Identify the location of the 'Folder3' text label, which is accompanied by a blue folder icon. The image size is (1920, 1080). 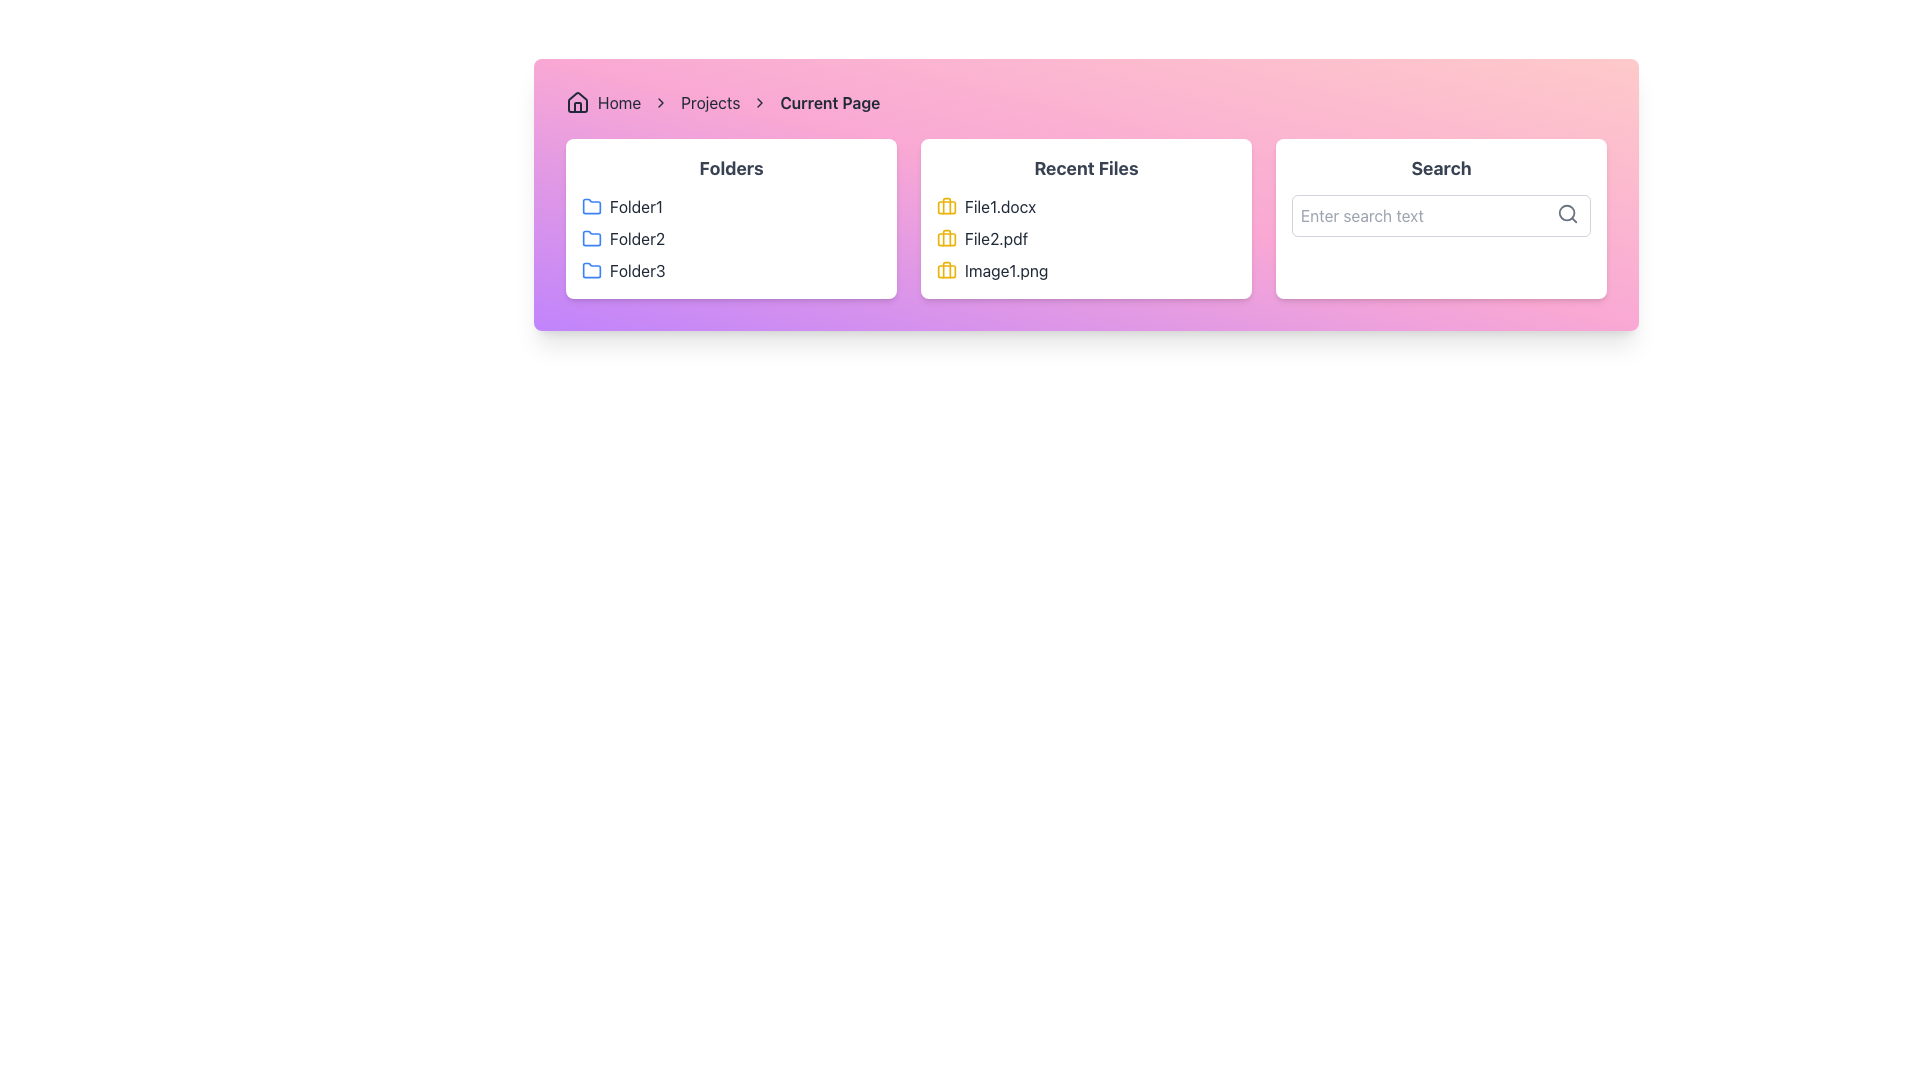
(636, 270).